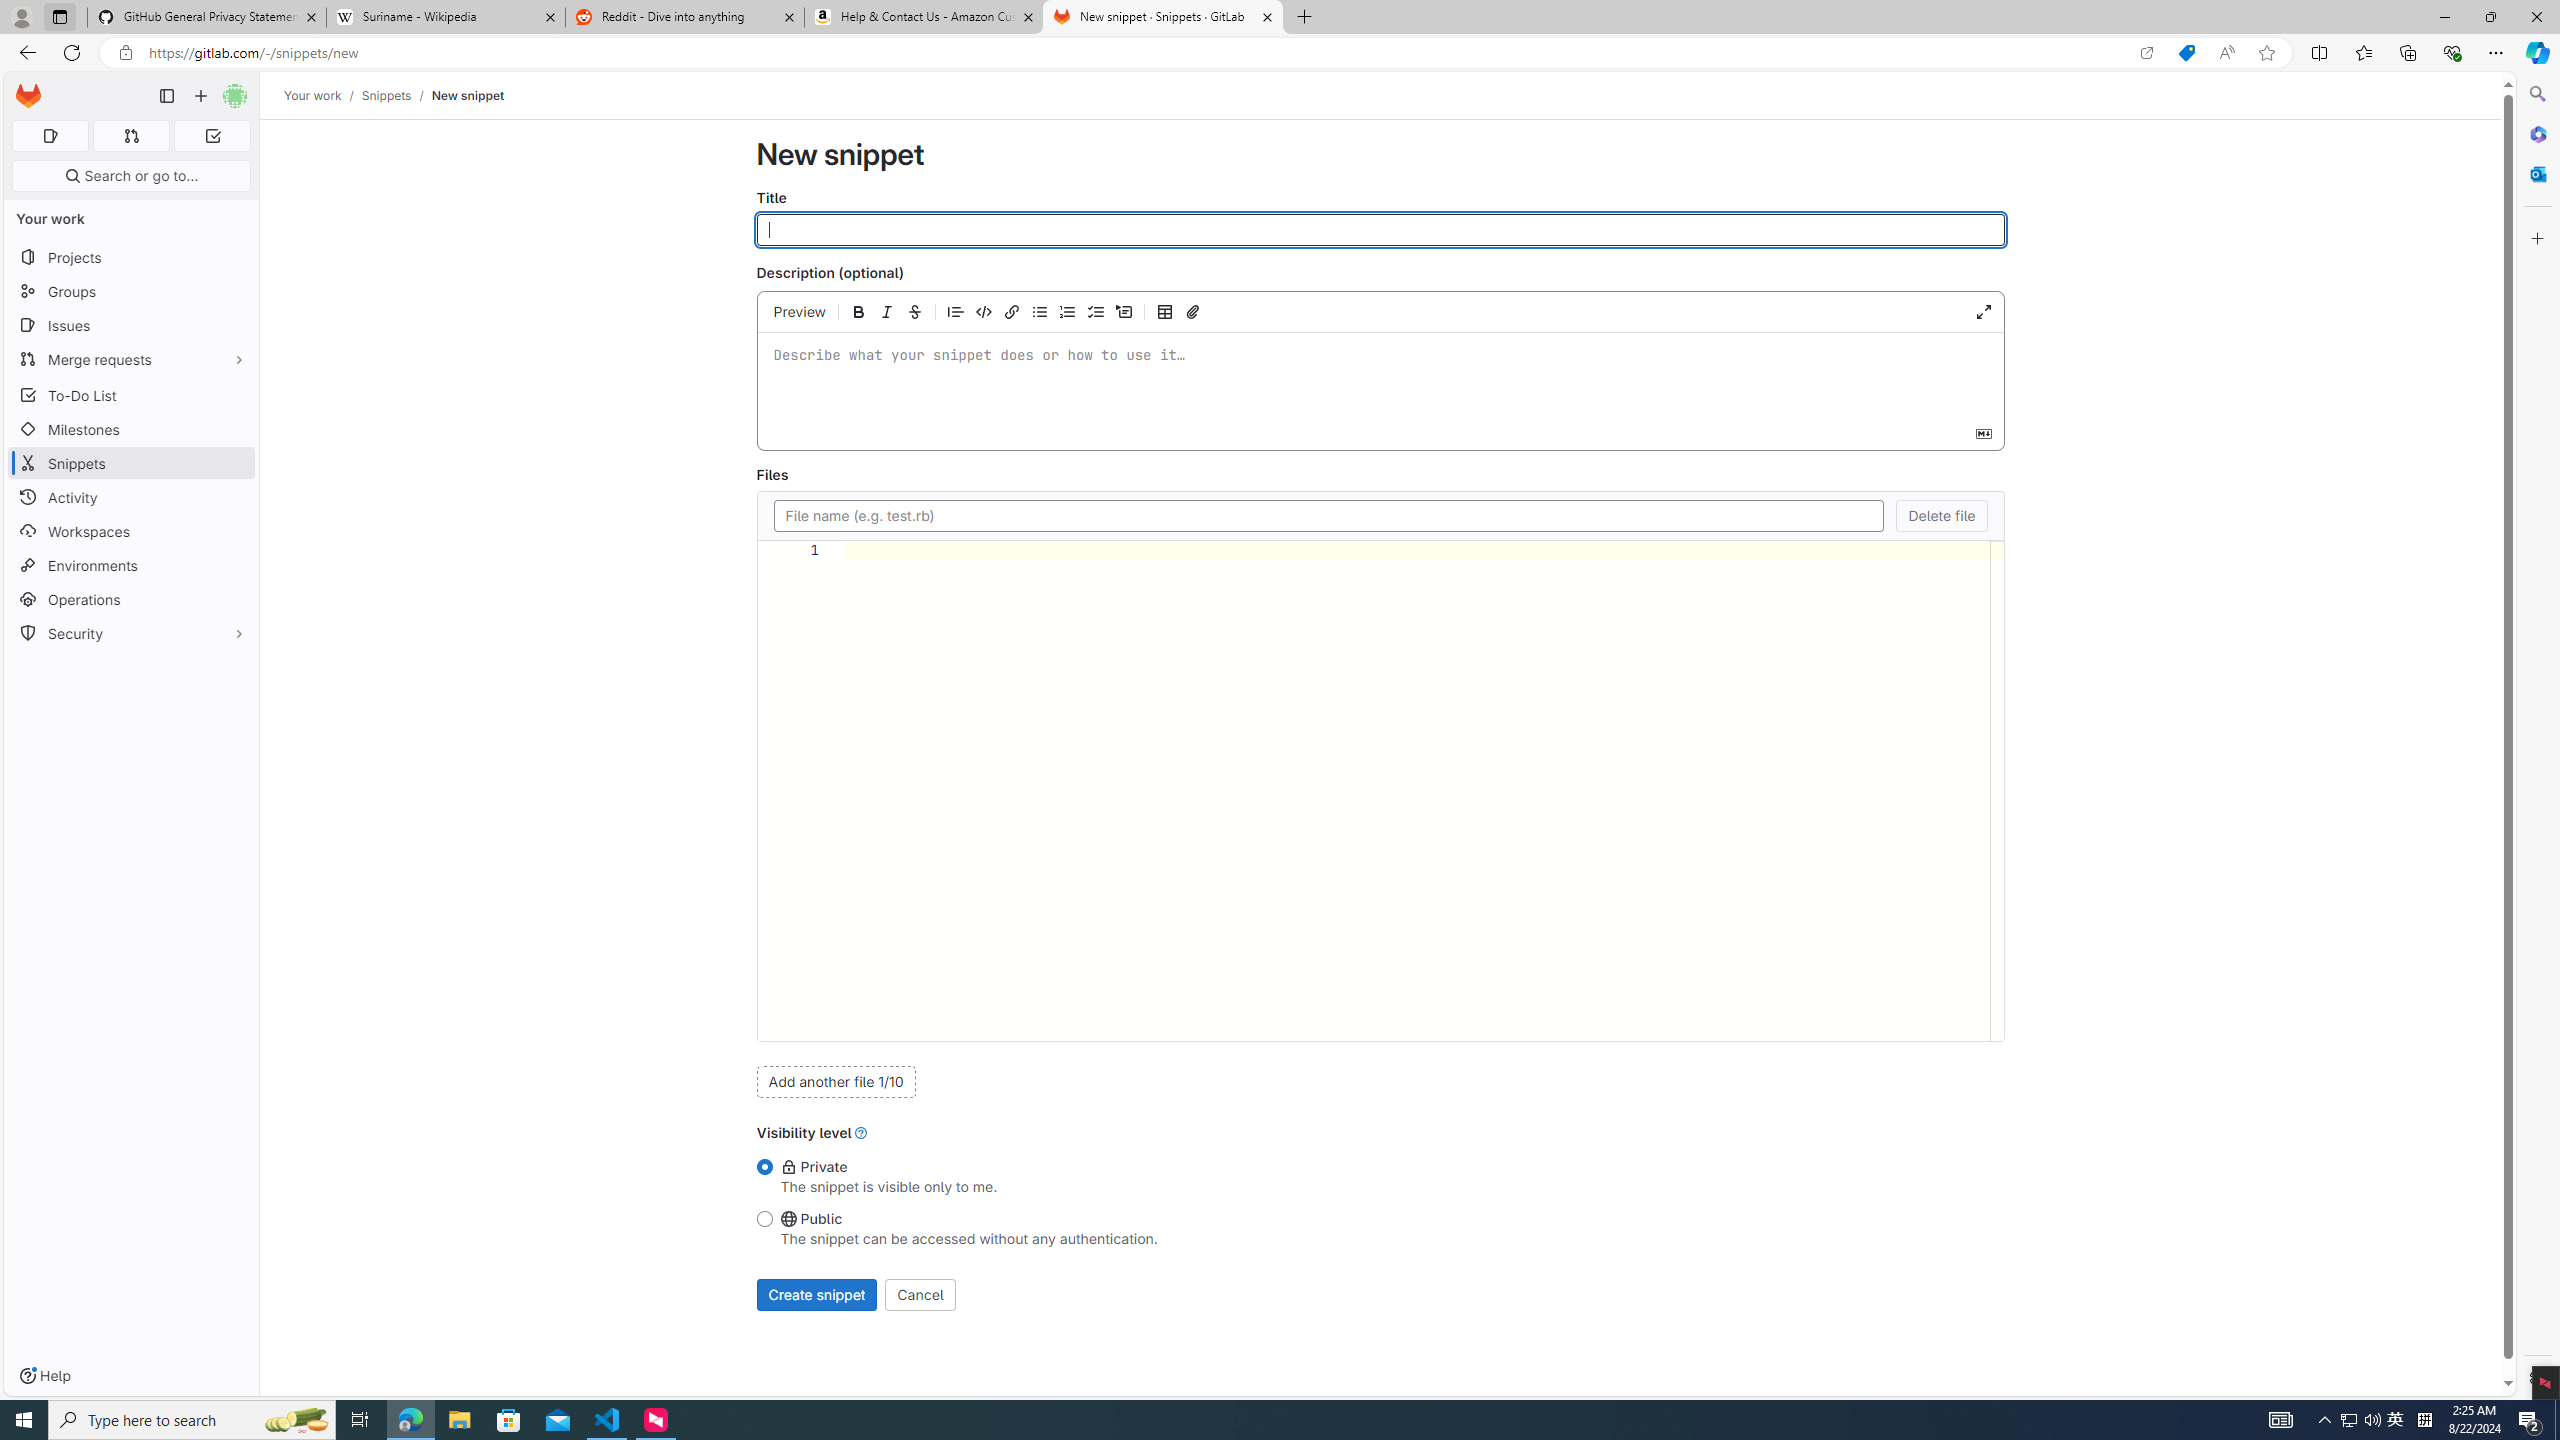  What do you see at coordinates (130, 598) in the screenshot?
I see `'Operations'` at bounding box center [130, 598].